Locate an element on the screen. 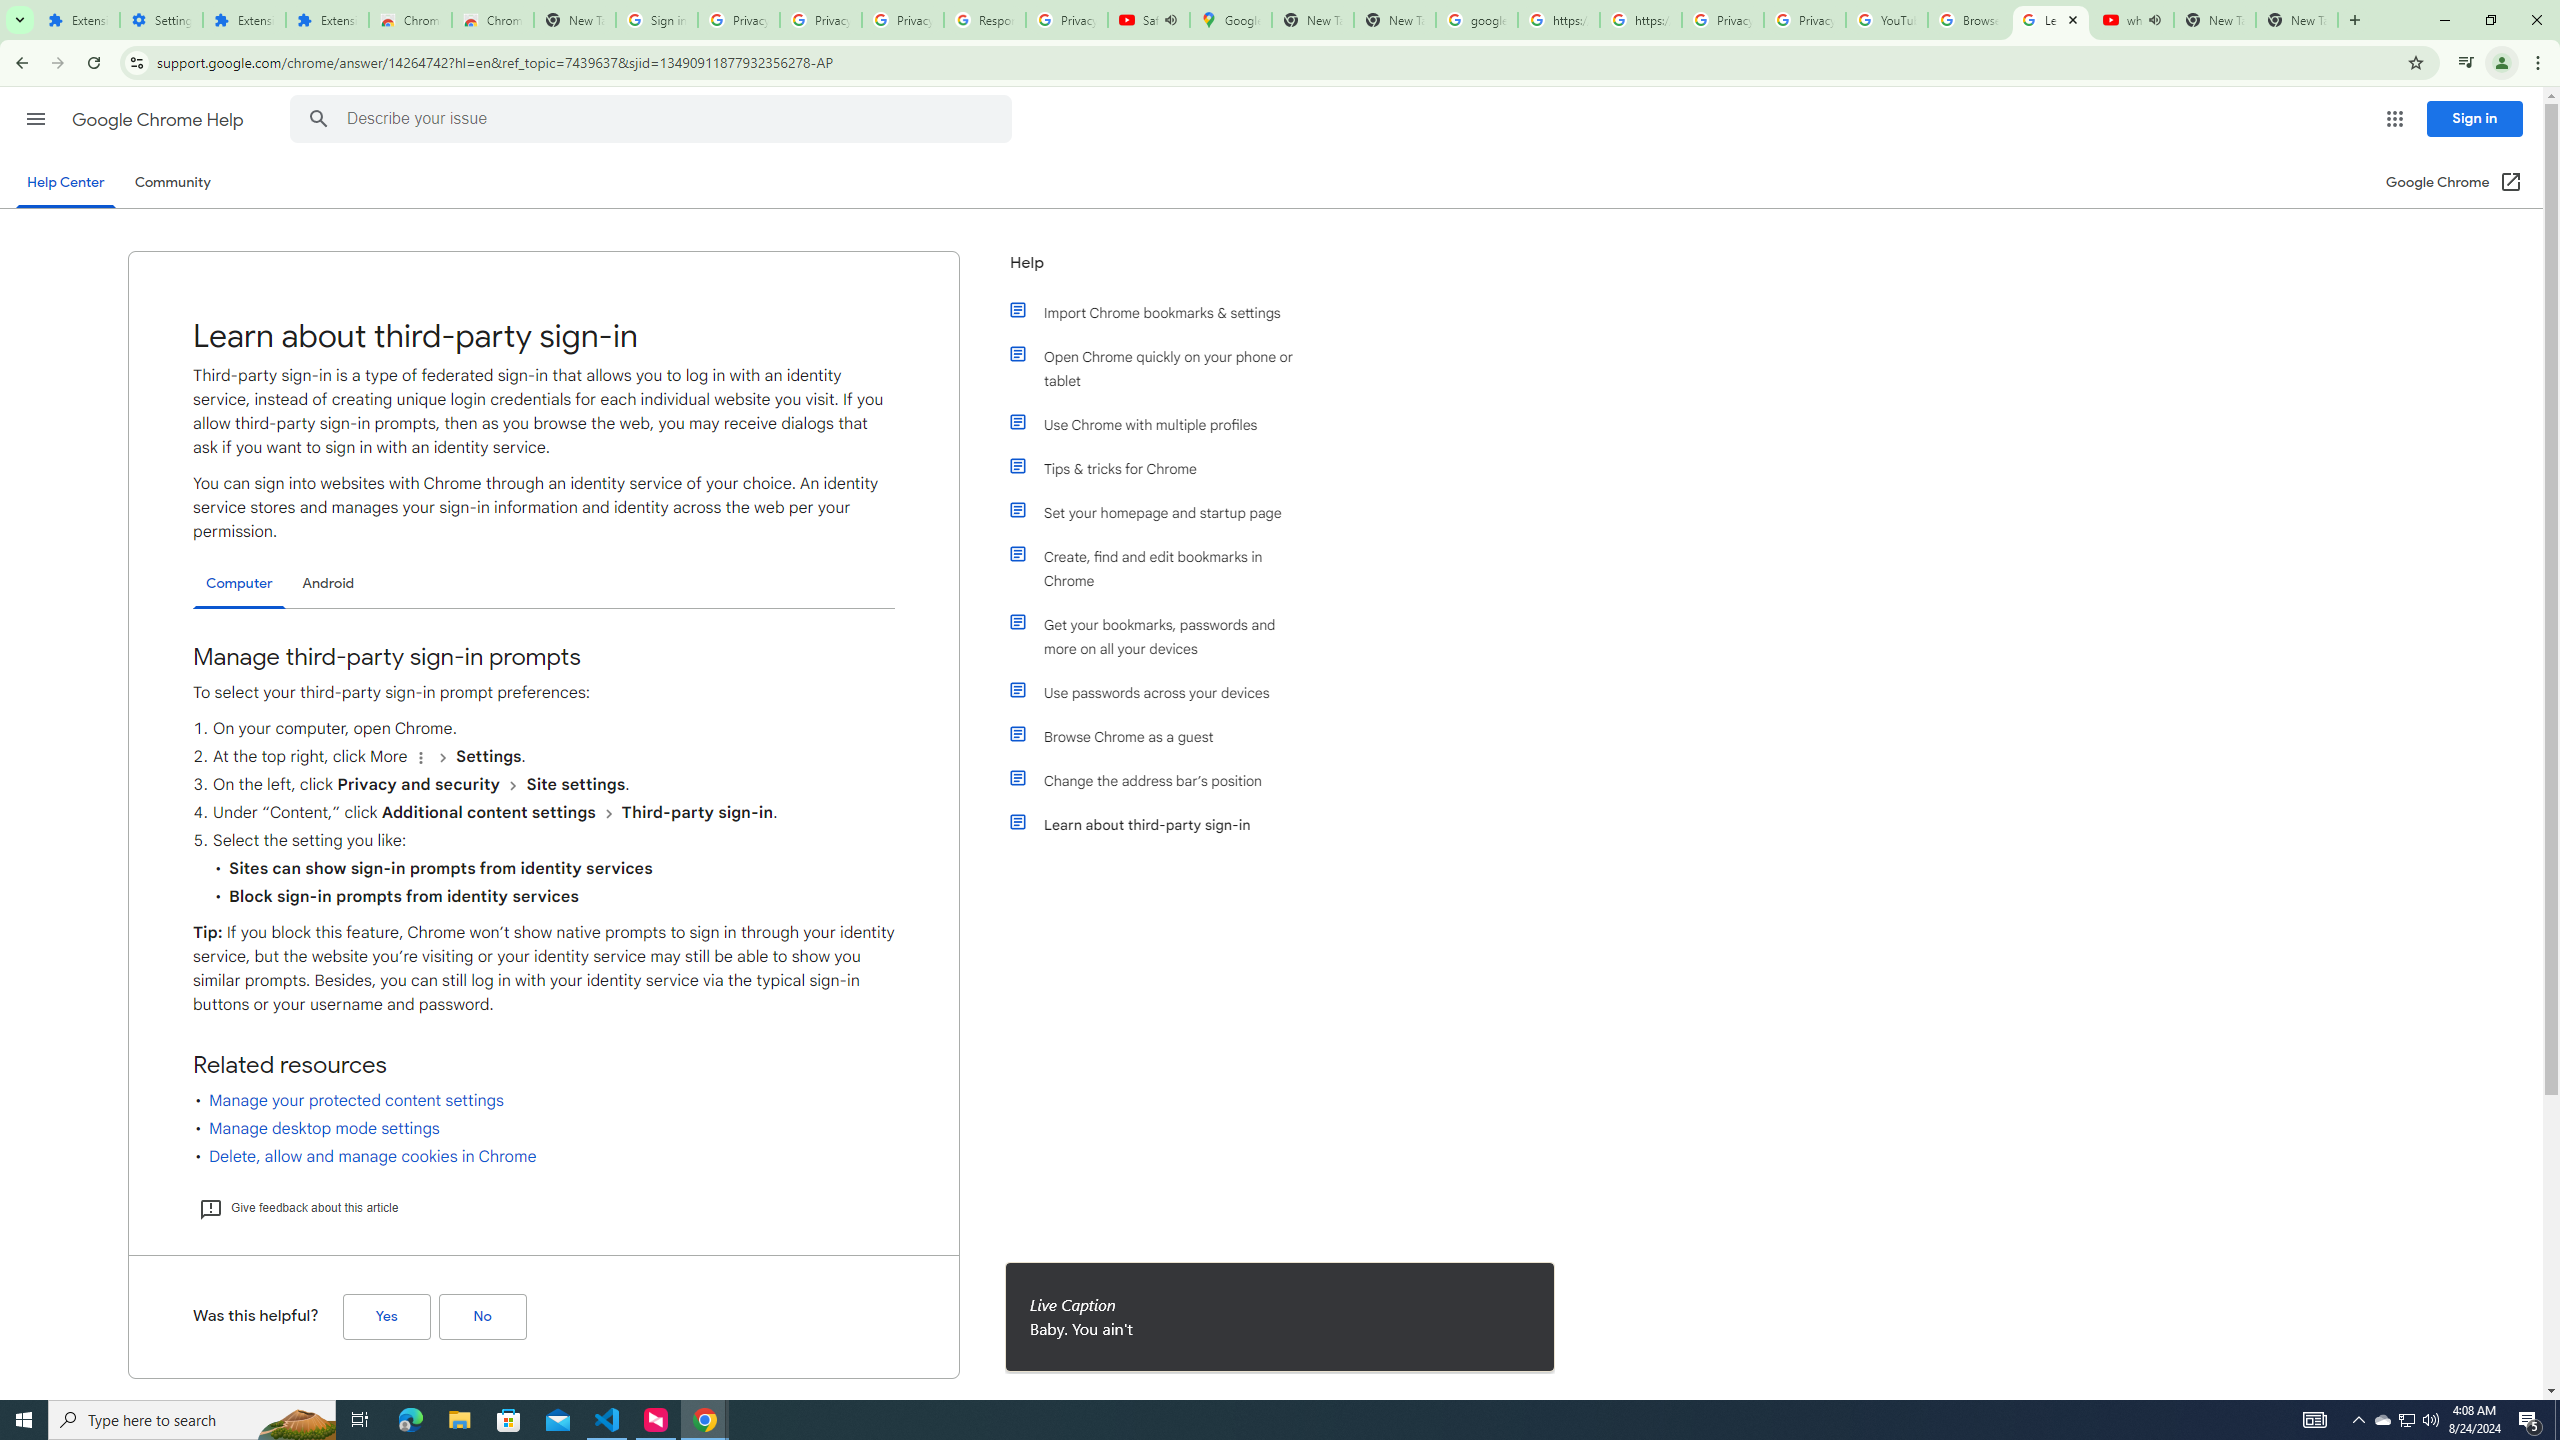 The height and width of the screenshot is (1440, 2560). 'Tips & tricks for Chrome' is located at coordinates (1162, 467).